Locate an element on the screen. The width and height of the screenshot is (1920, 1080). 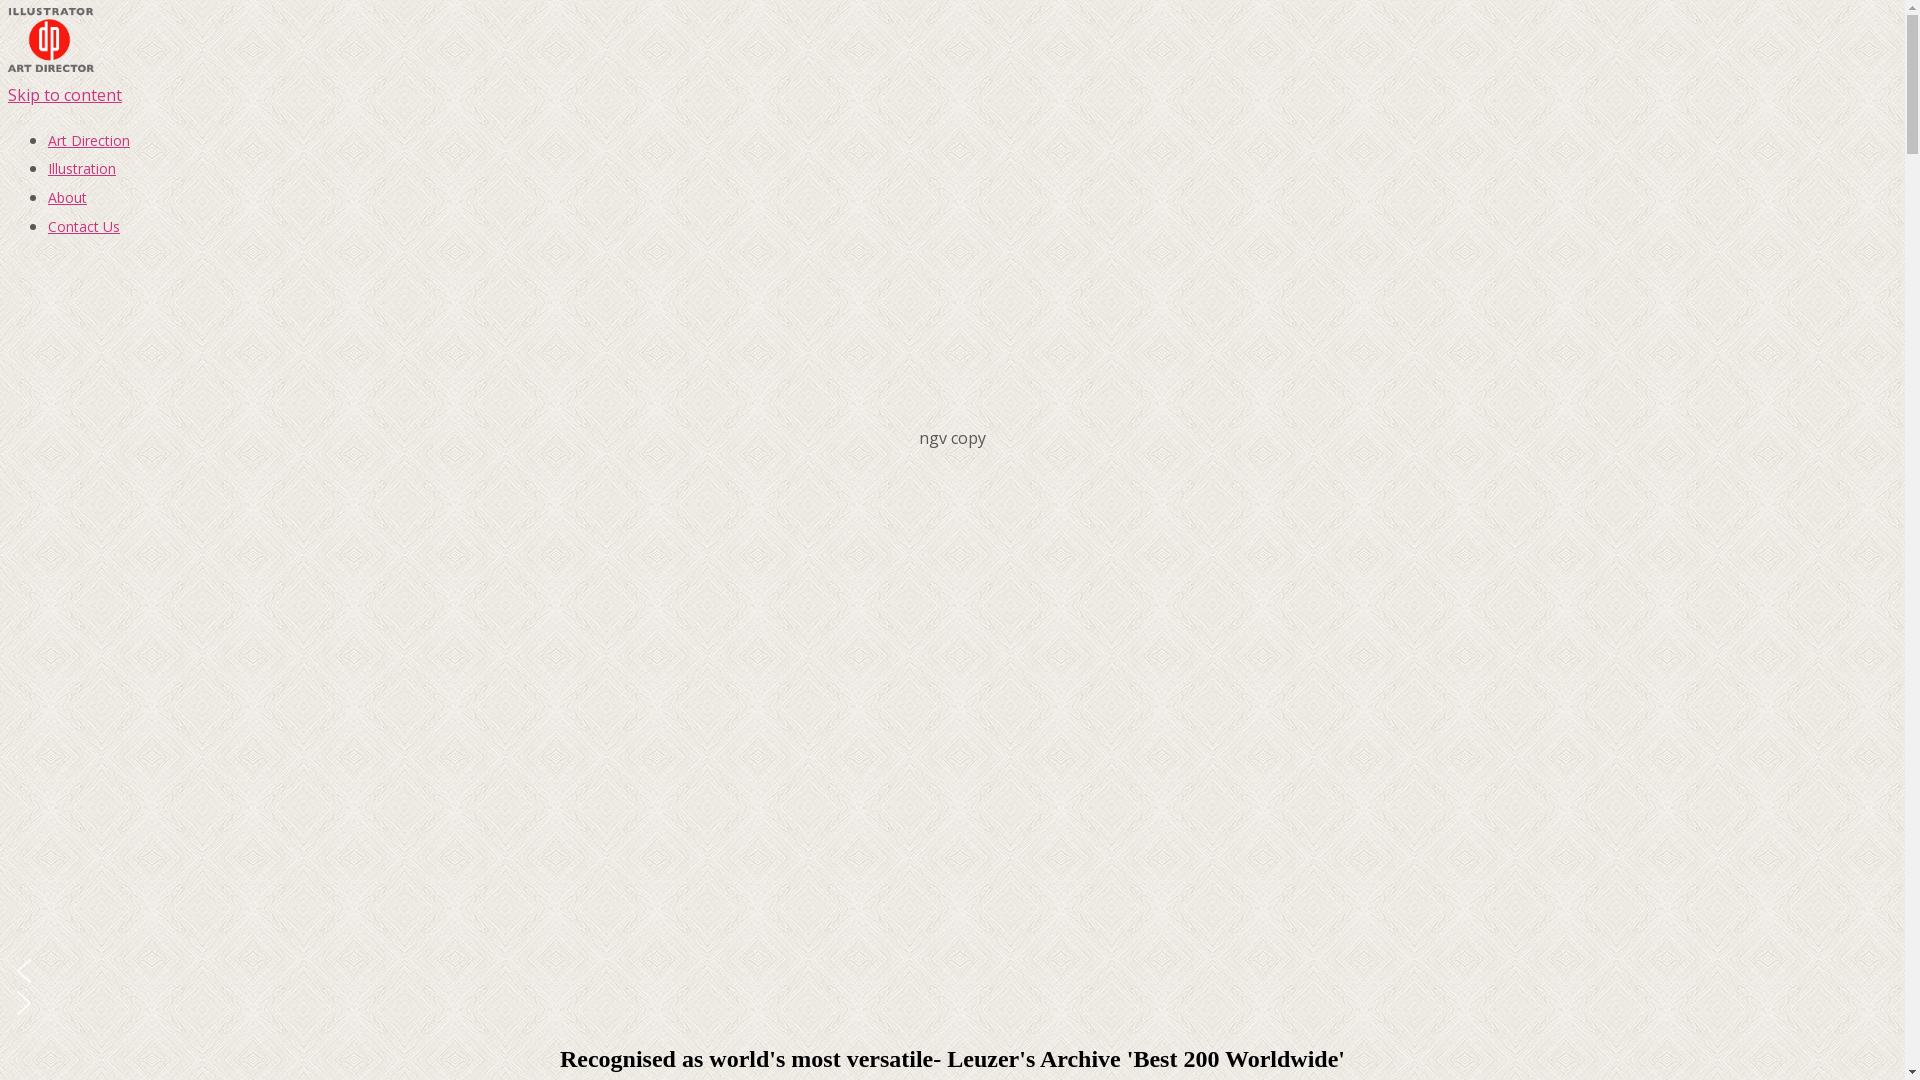
'Contact Us' is located at coordinates (82, 225).